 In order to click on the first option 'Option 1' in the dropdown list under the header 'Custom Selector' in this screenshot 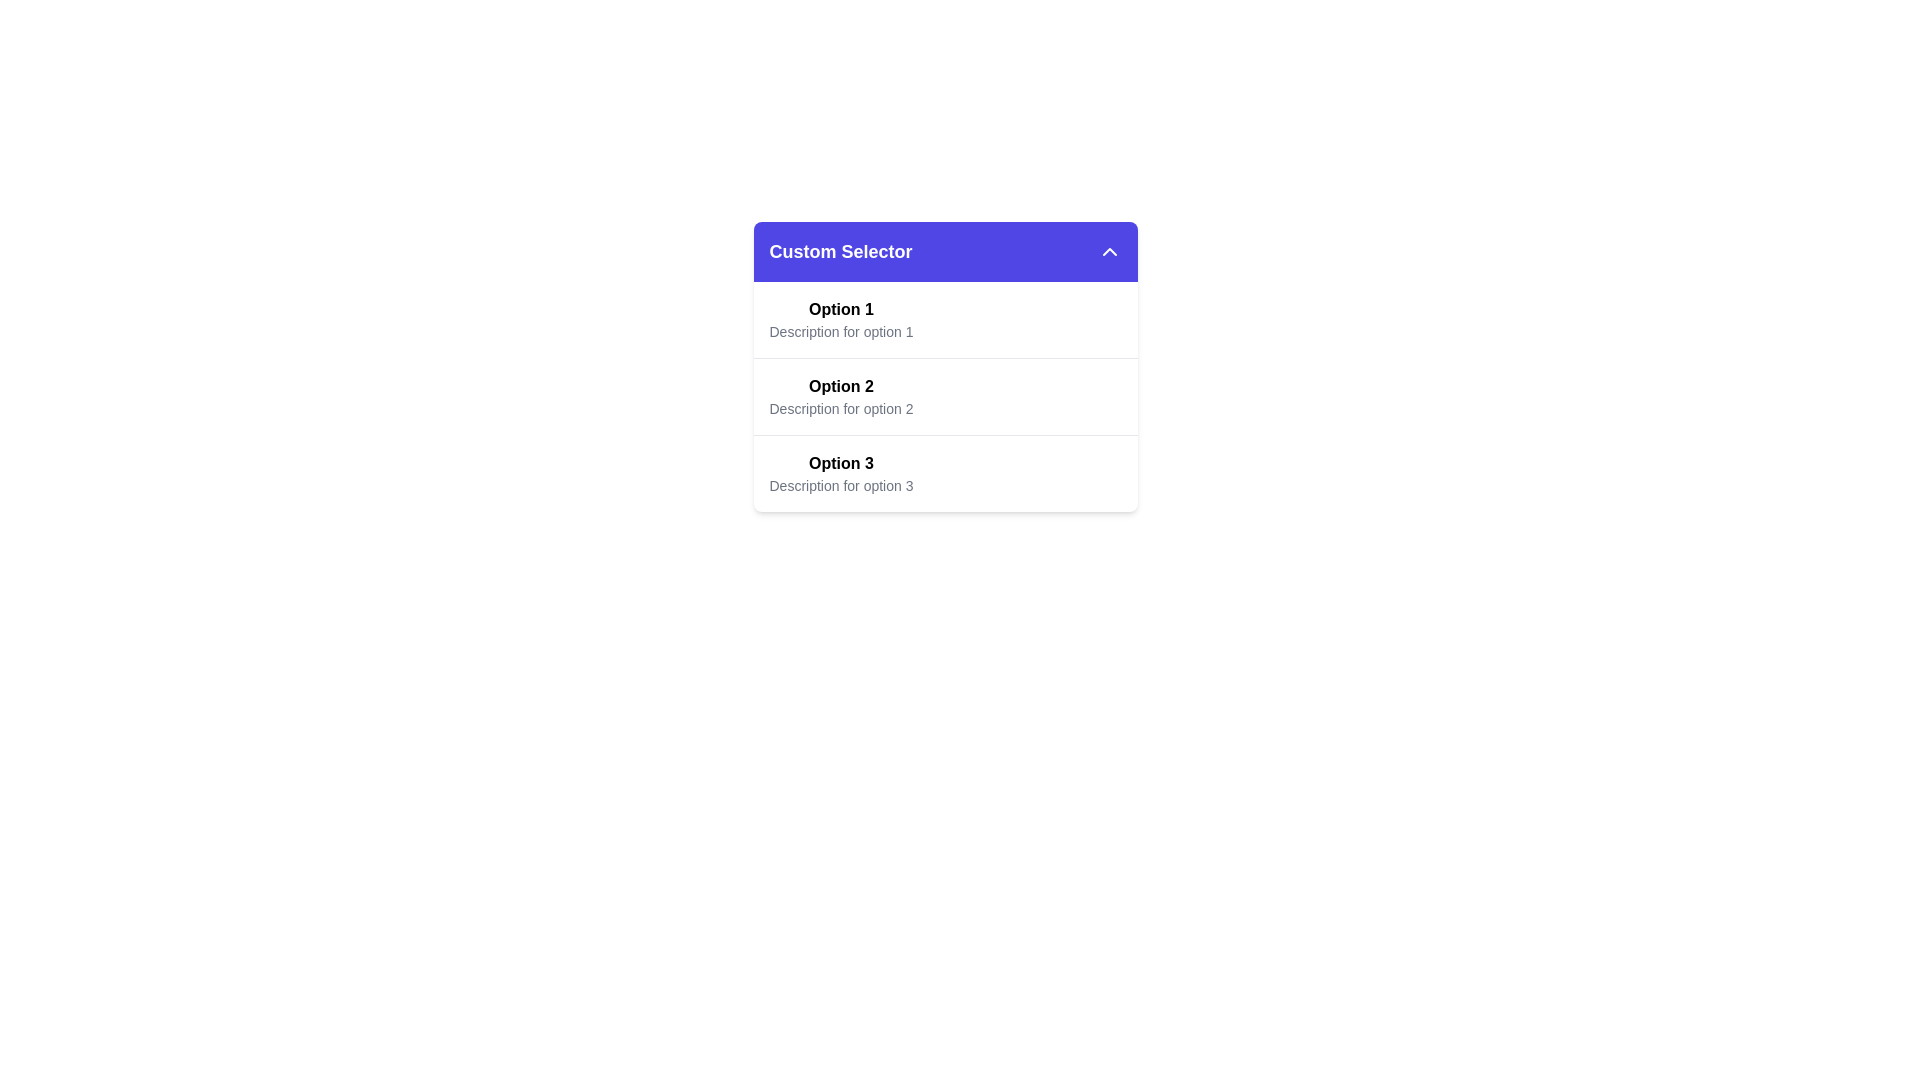, I will do `click(841, 319)`.